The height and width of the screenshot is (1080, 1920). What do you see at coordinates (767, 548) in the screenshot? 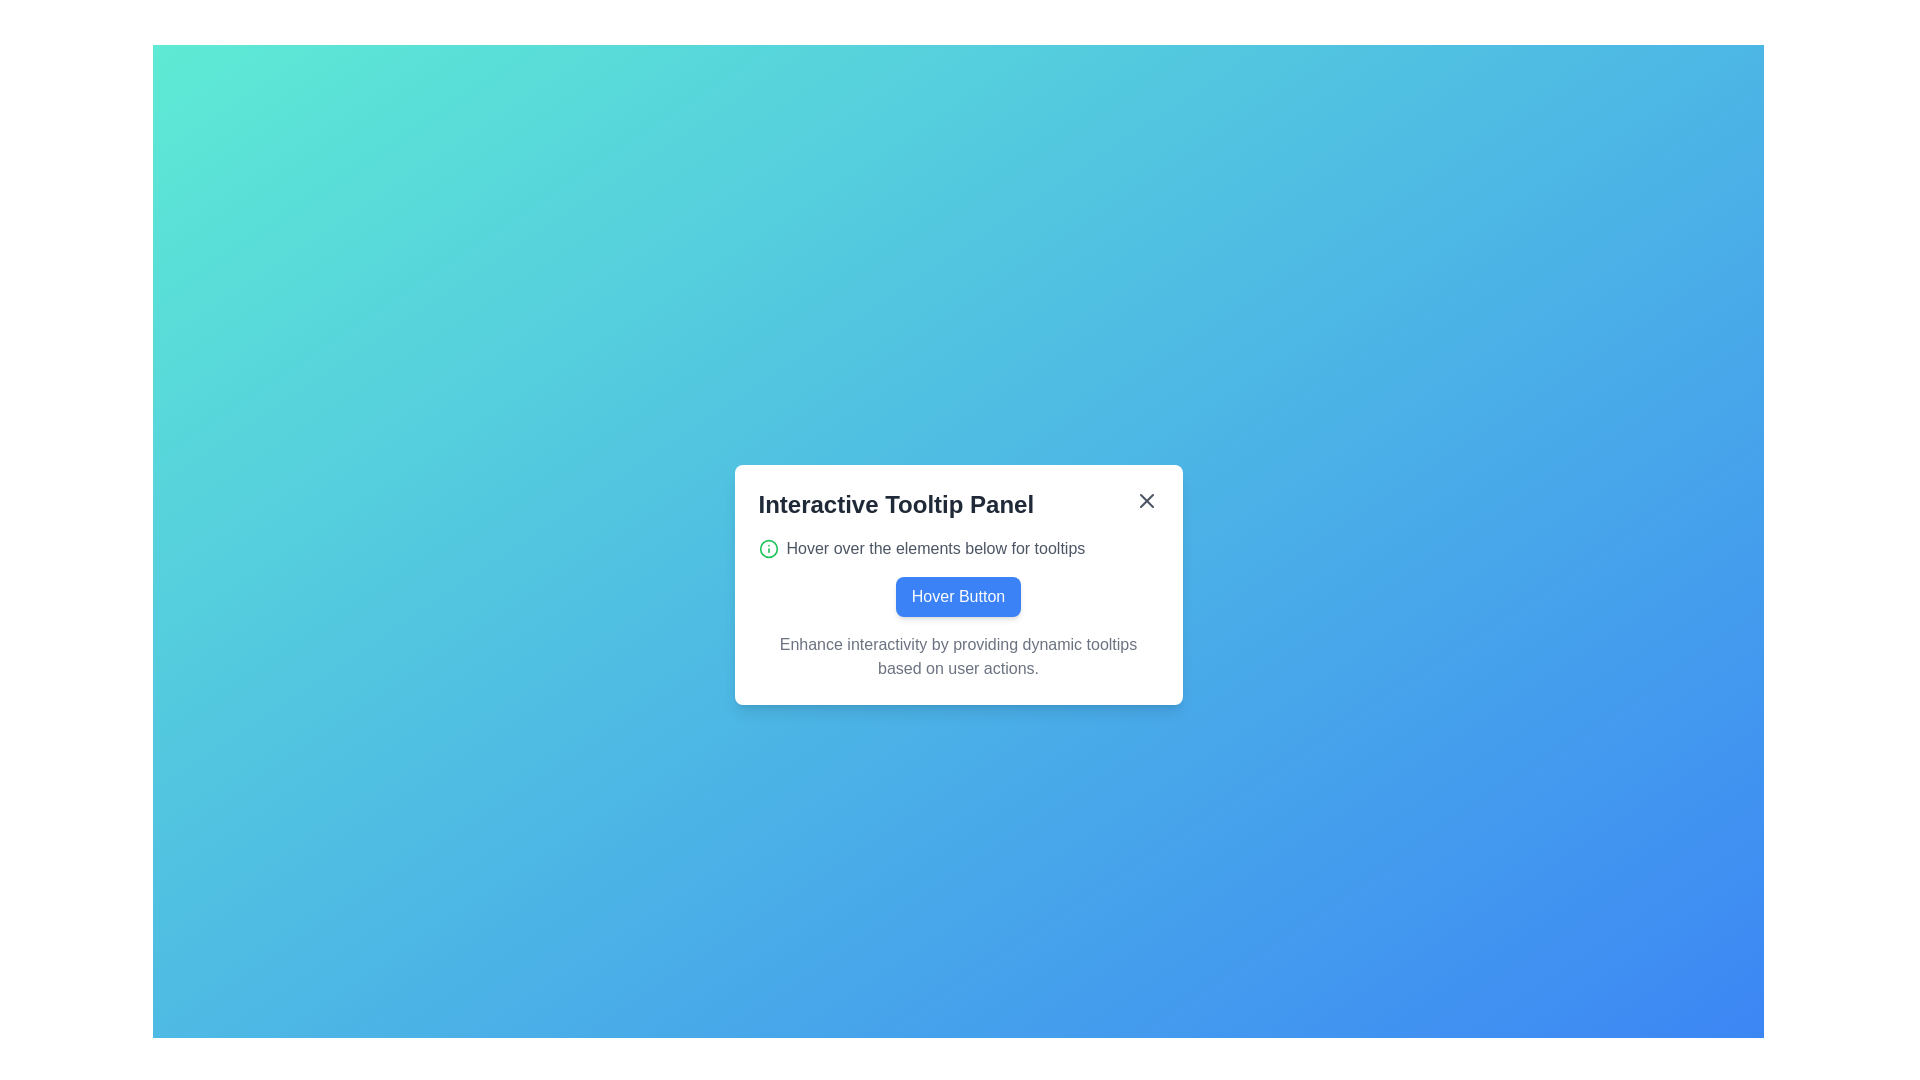
I see `the SVG circle element with a green border located in the tooltip panel area, near the text 'Hover over the elements below for tooltips'` at bounding box center [767, 548].